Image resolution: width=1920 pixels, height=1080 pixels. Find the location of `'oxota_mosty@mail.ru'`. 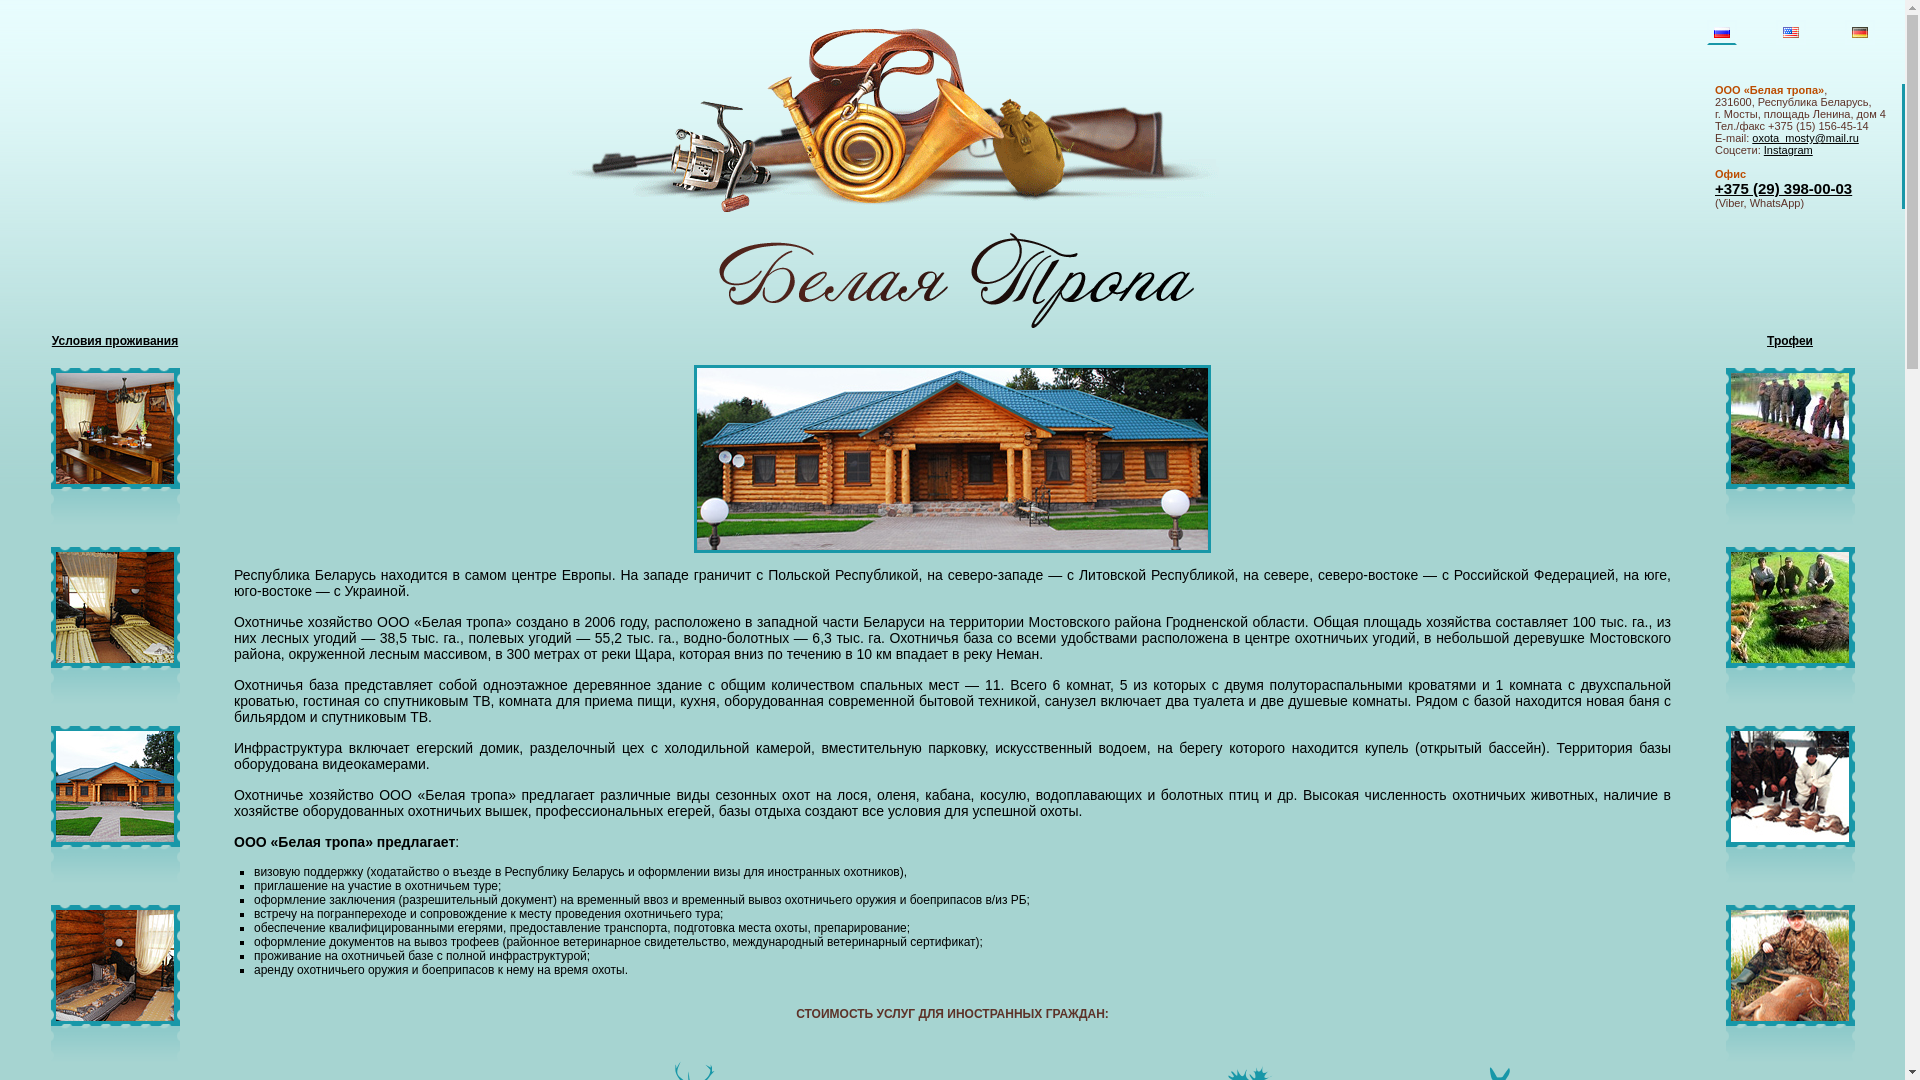

'oxota_mosty@mail.ru' is located at coordinates (1751, 137).